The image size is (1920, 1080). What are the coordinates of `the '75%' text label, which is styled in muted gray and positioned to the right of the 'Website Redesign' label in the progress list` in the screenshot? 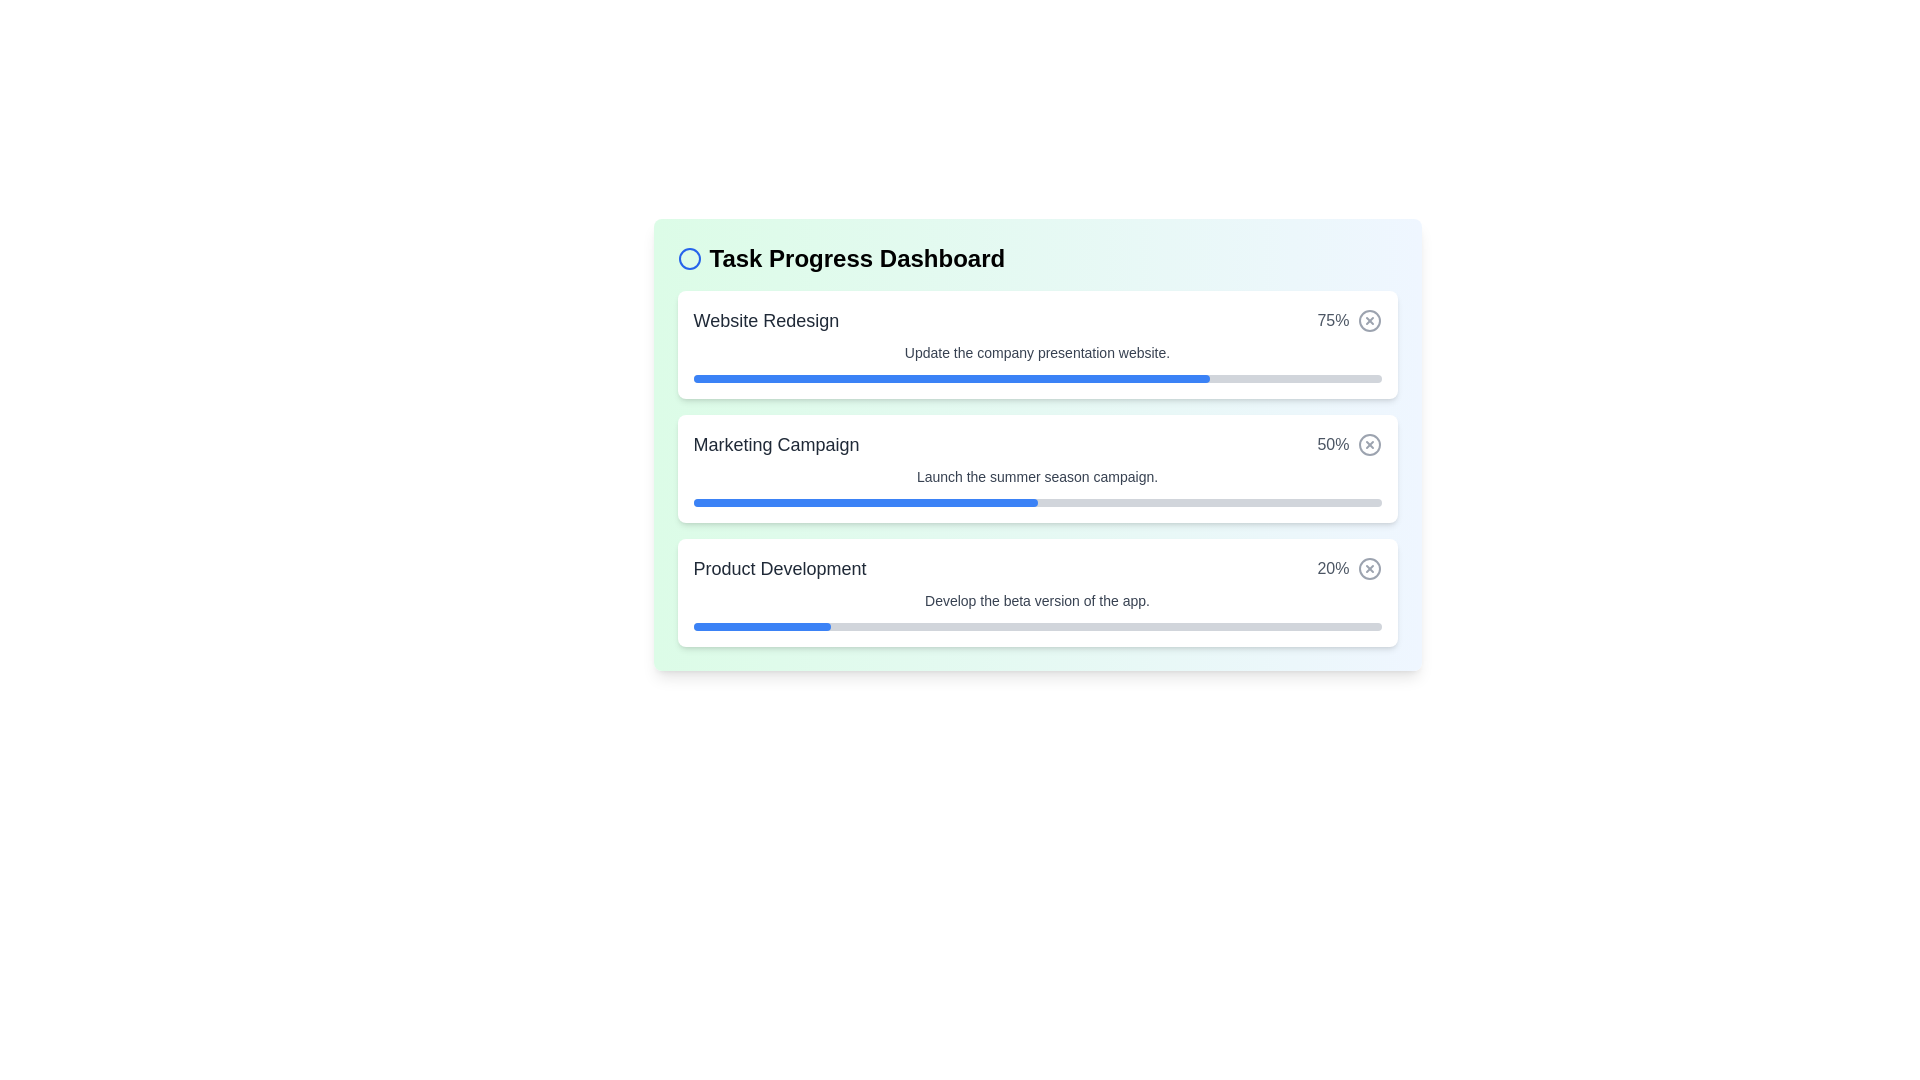 It's located at (1349, 319).